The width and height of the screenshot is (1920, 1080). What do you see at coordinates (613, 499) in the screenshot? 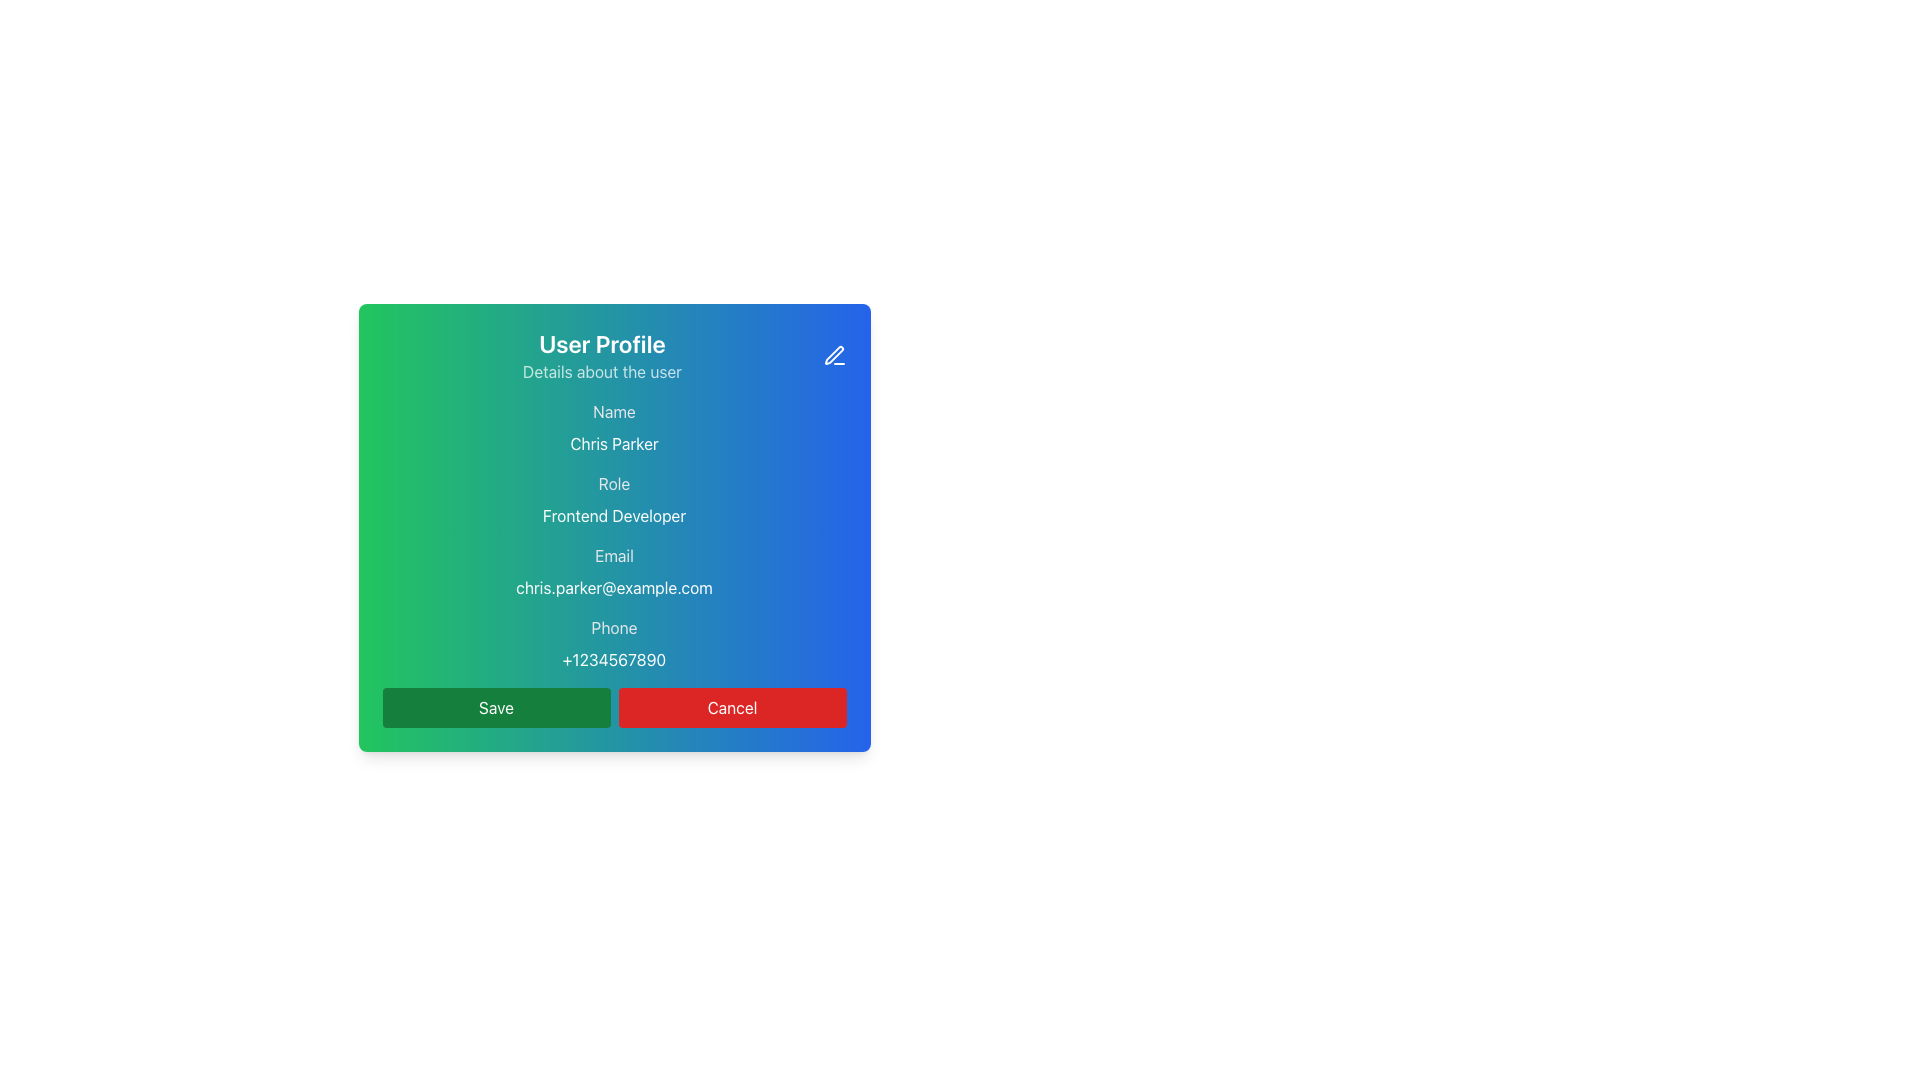
I see `the Text Display element that shows the user's role or job title, located in the middle of the user profile card, between the 'Name' and 'Email' sections` at bounding box center [613, 499].